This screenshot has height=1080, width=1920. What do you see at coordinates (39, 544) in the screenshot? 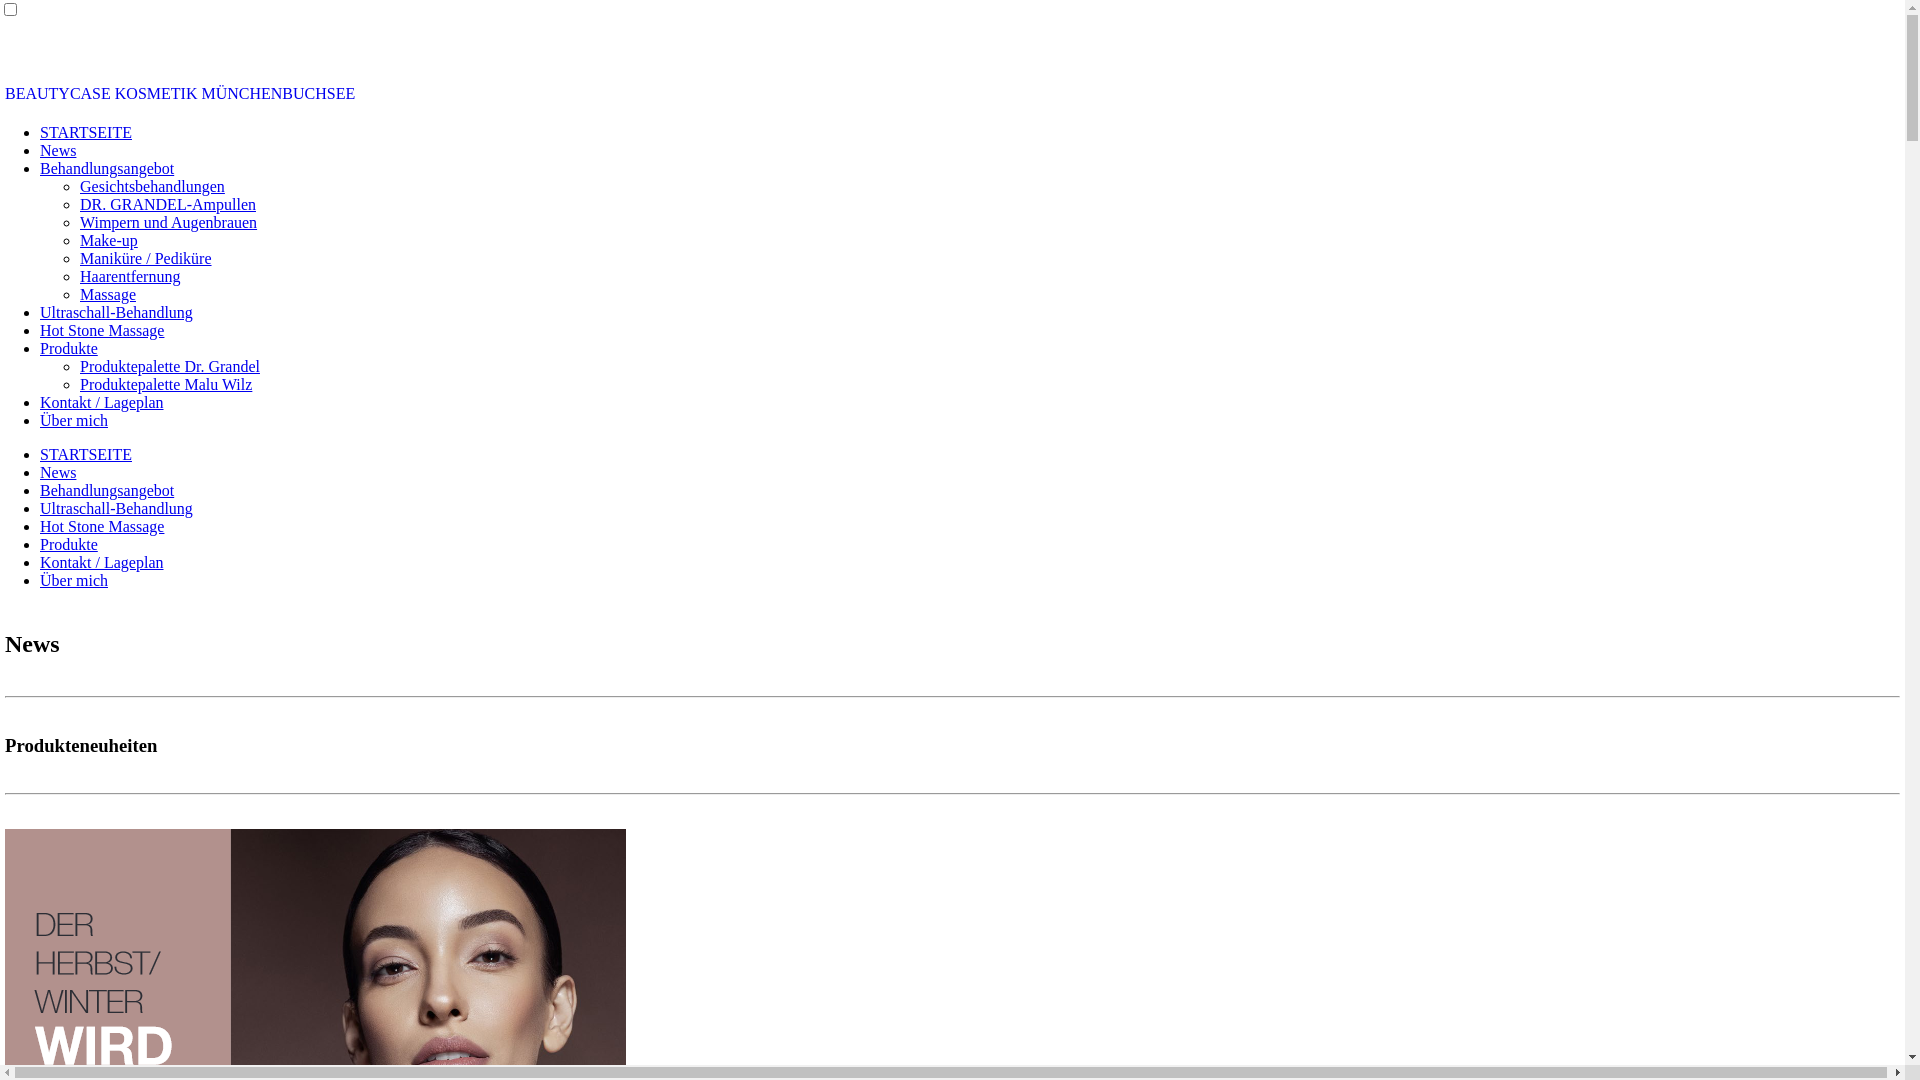
I see `'Produkte'` at bounding box center [39, 544].